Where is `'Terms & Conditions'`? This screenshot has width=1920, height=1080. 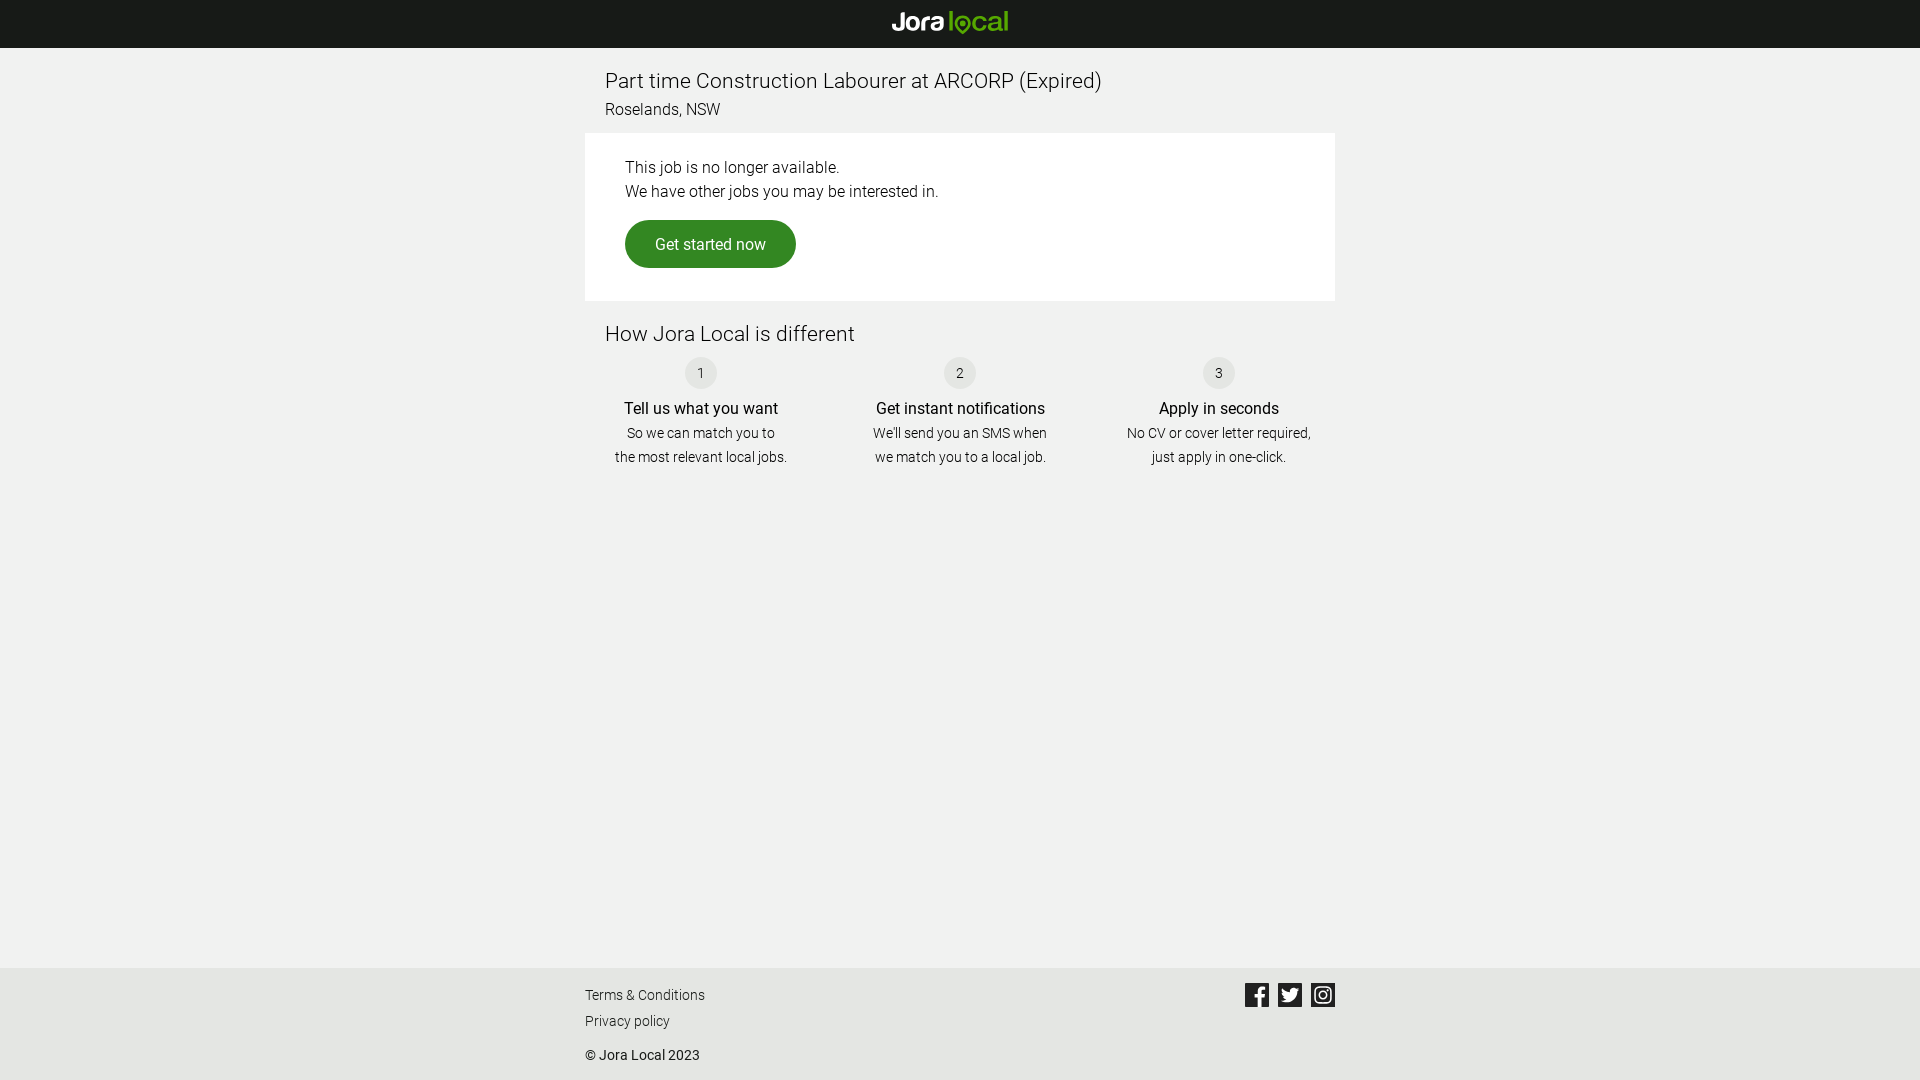
'Terms & Conditions' is located at coordinates (644, 995).